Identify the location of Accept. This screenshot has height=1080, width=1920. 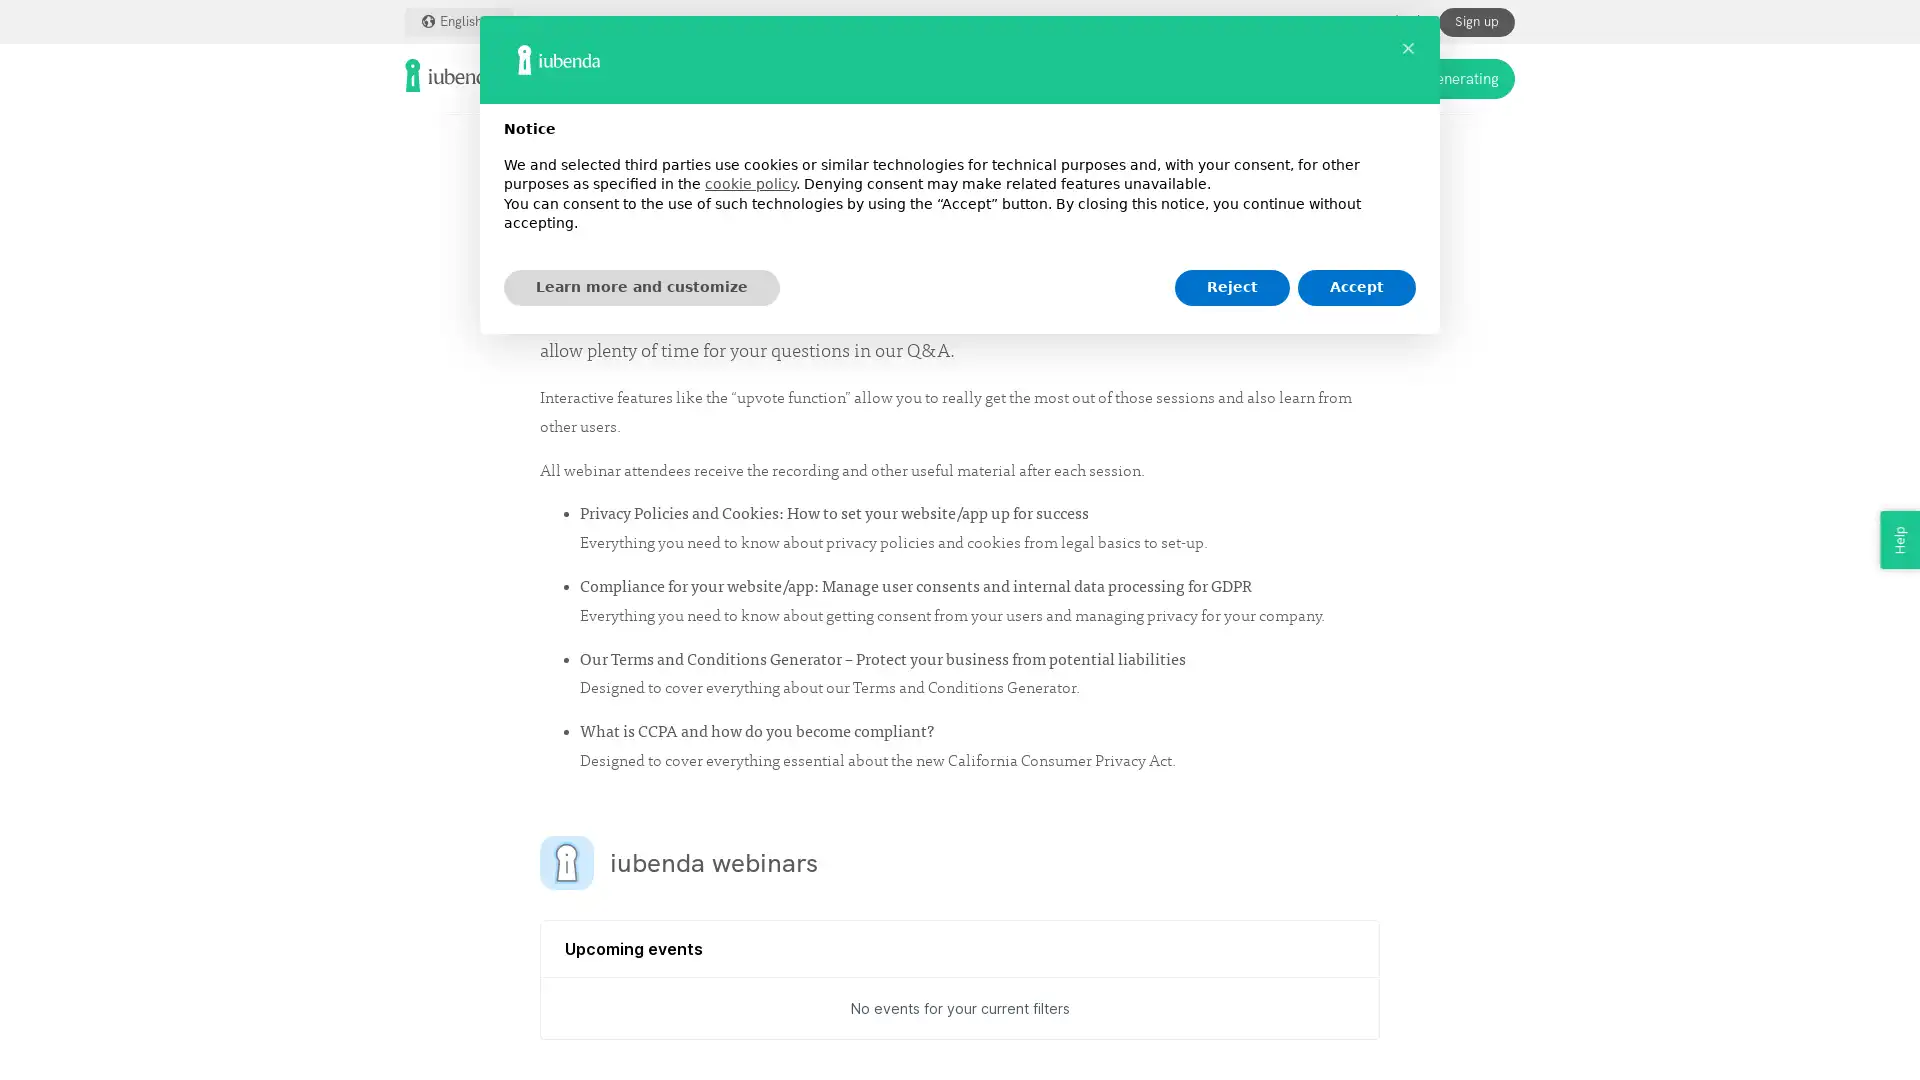
(1357, 286).